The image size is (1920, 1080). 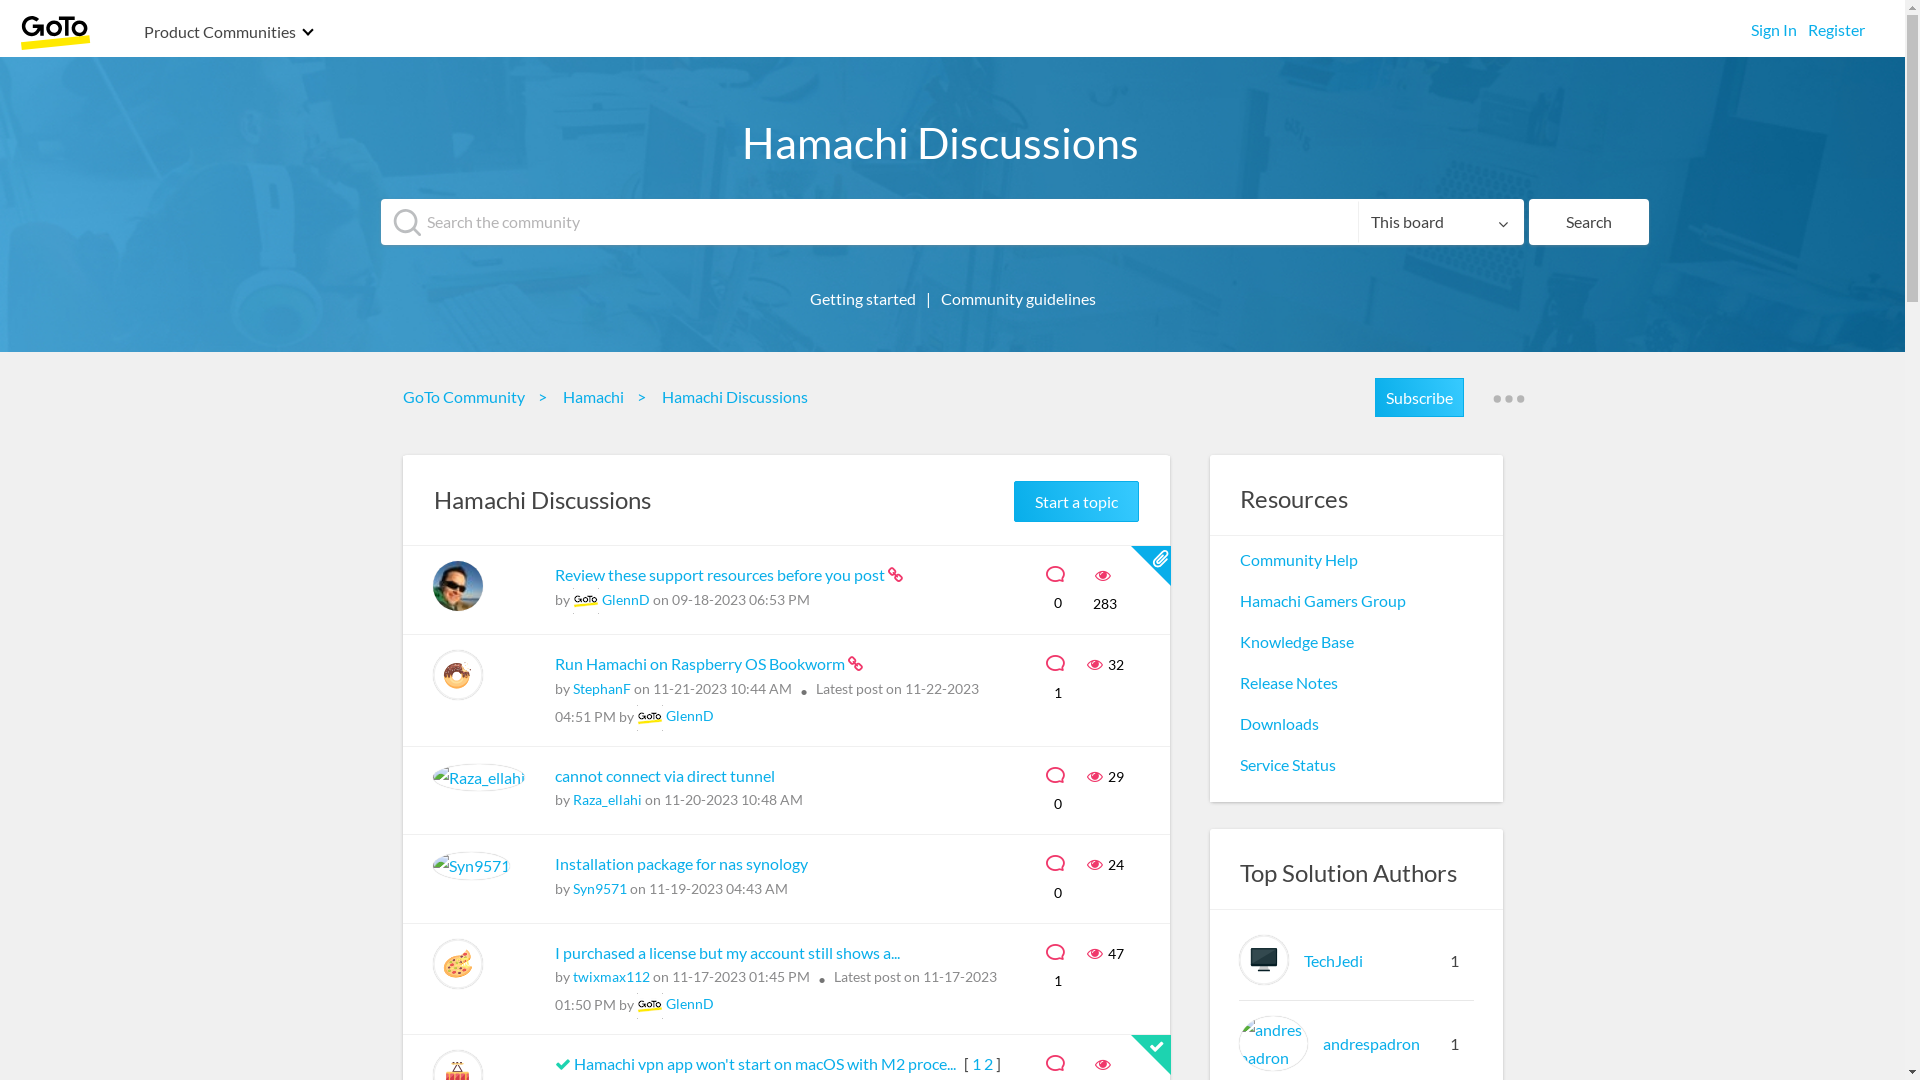 I want to click on 'Downloads', so click(x=1278, y=723).